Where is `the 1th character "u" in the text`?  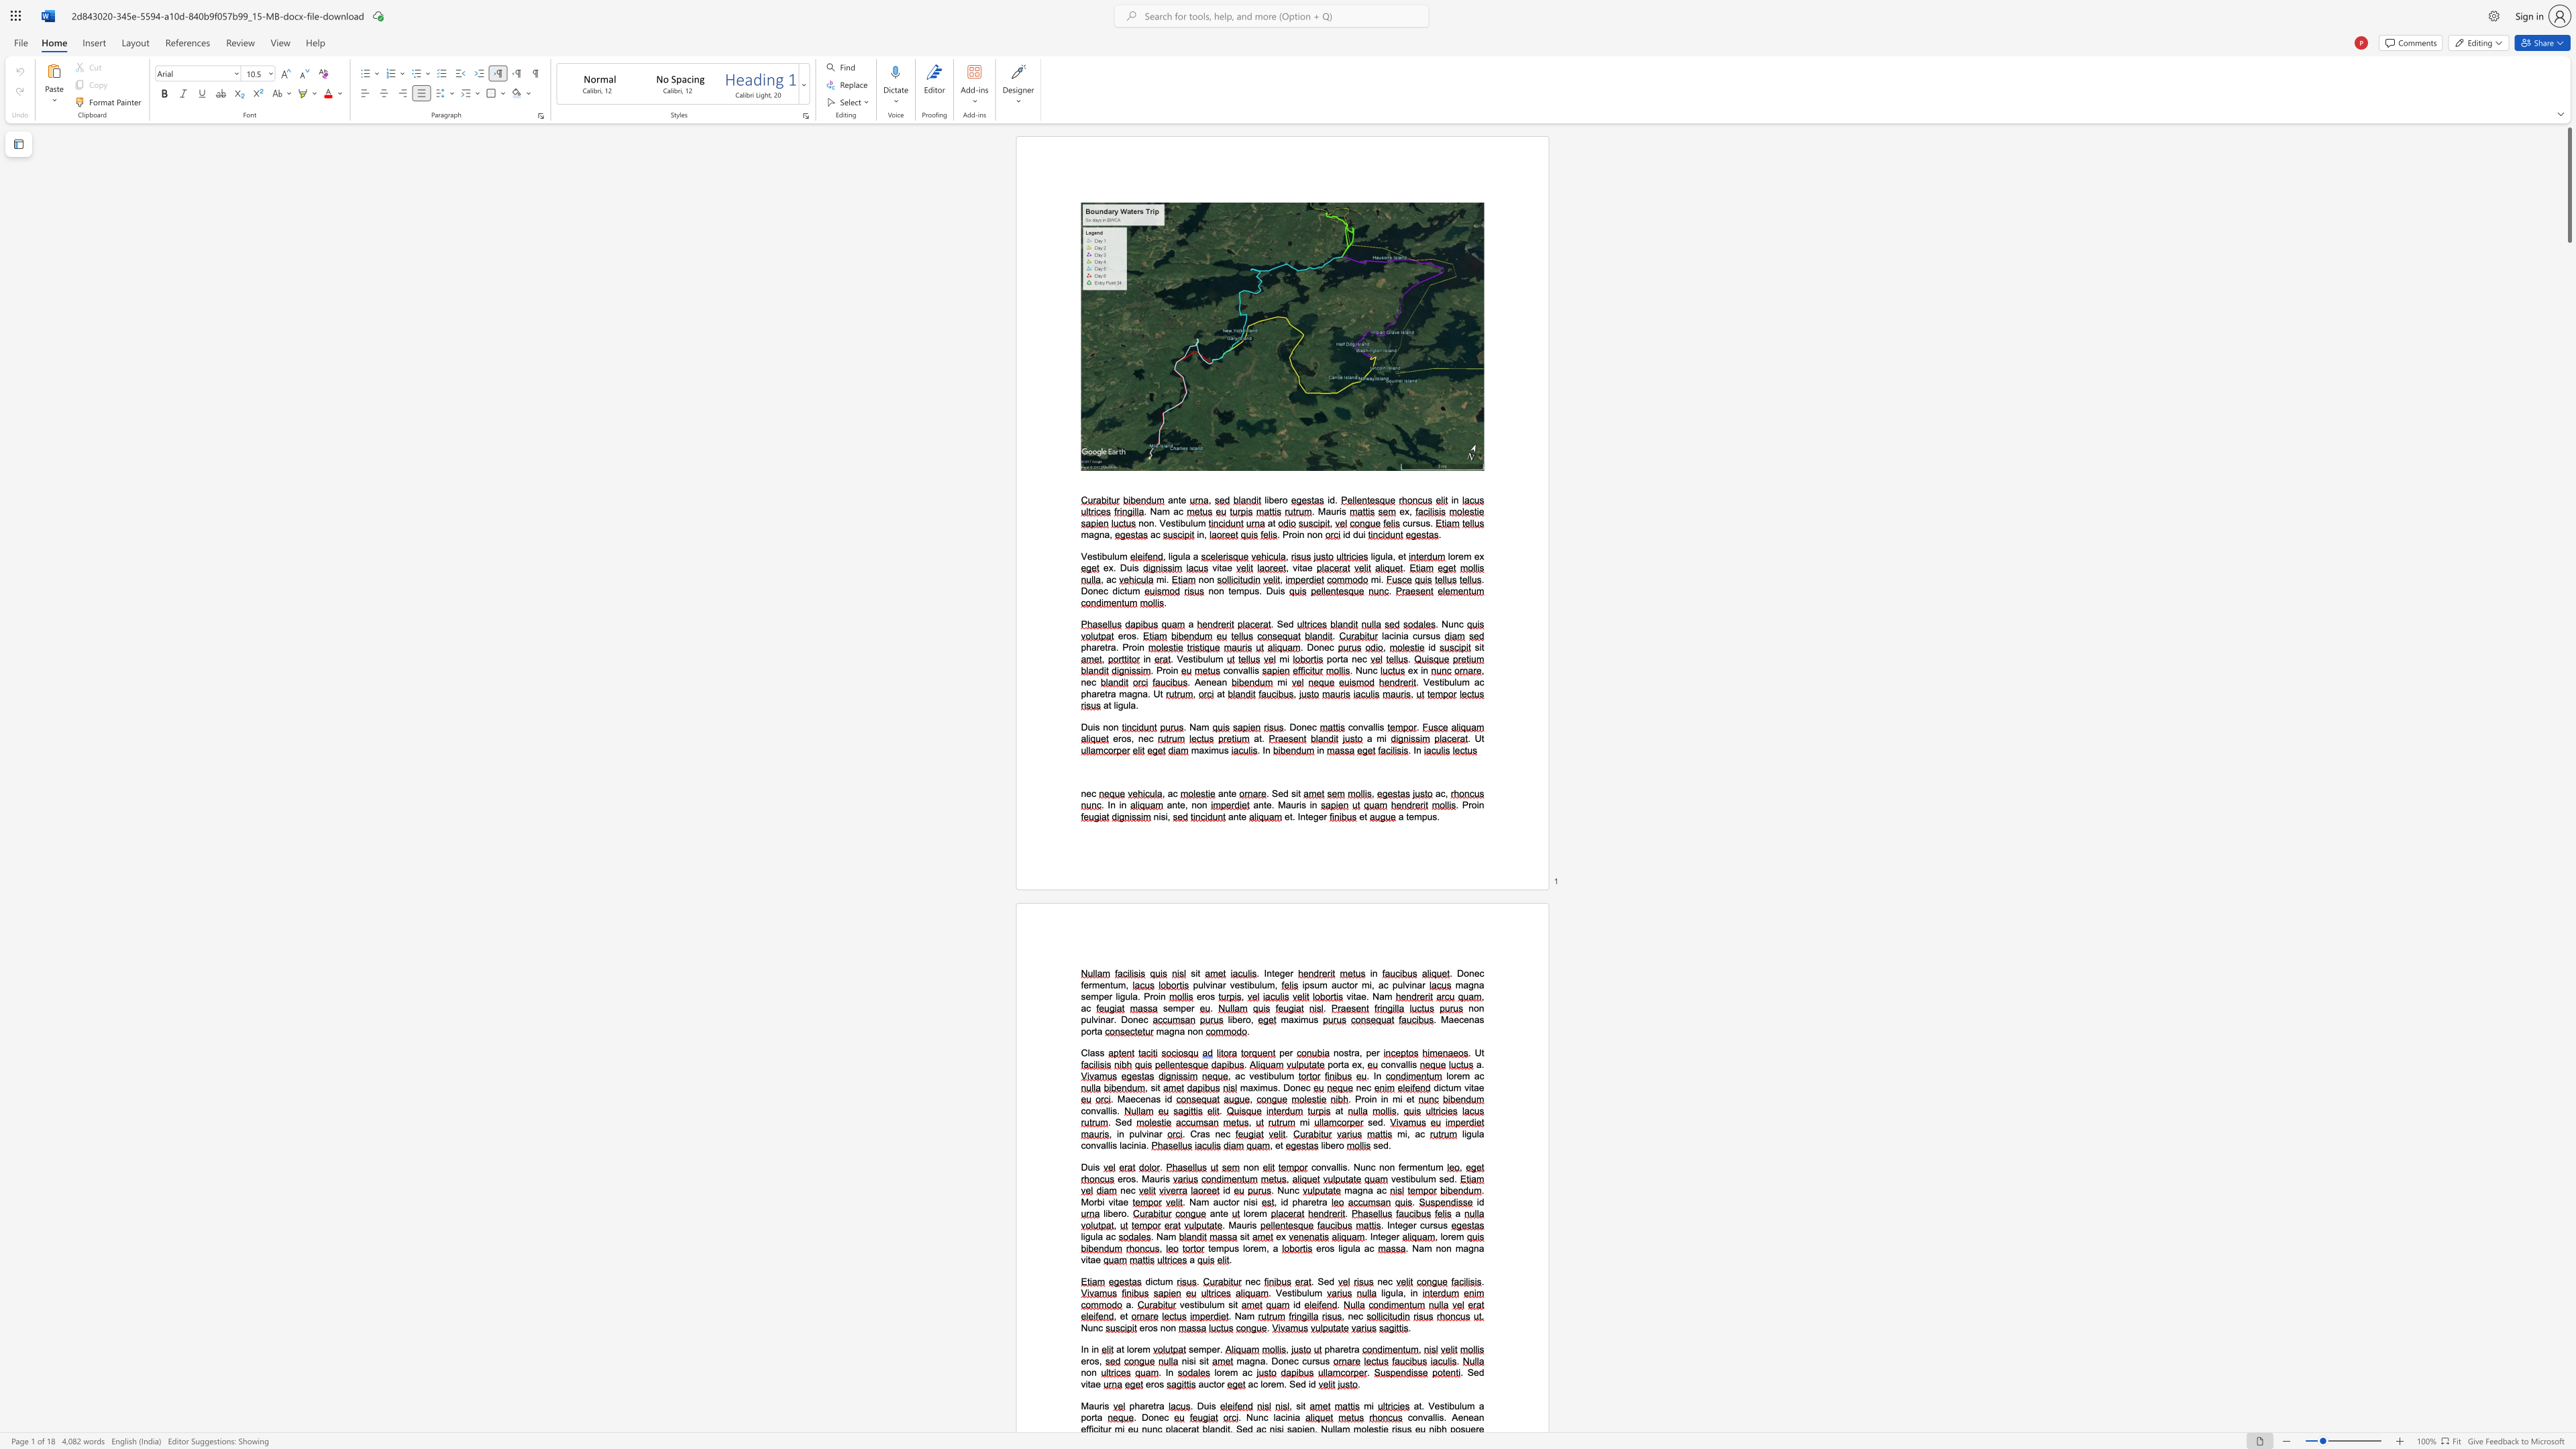
the 1th character "u" in the text is located at coordinates (1316, 985).